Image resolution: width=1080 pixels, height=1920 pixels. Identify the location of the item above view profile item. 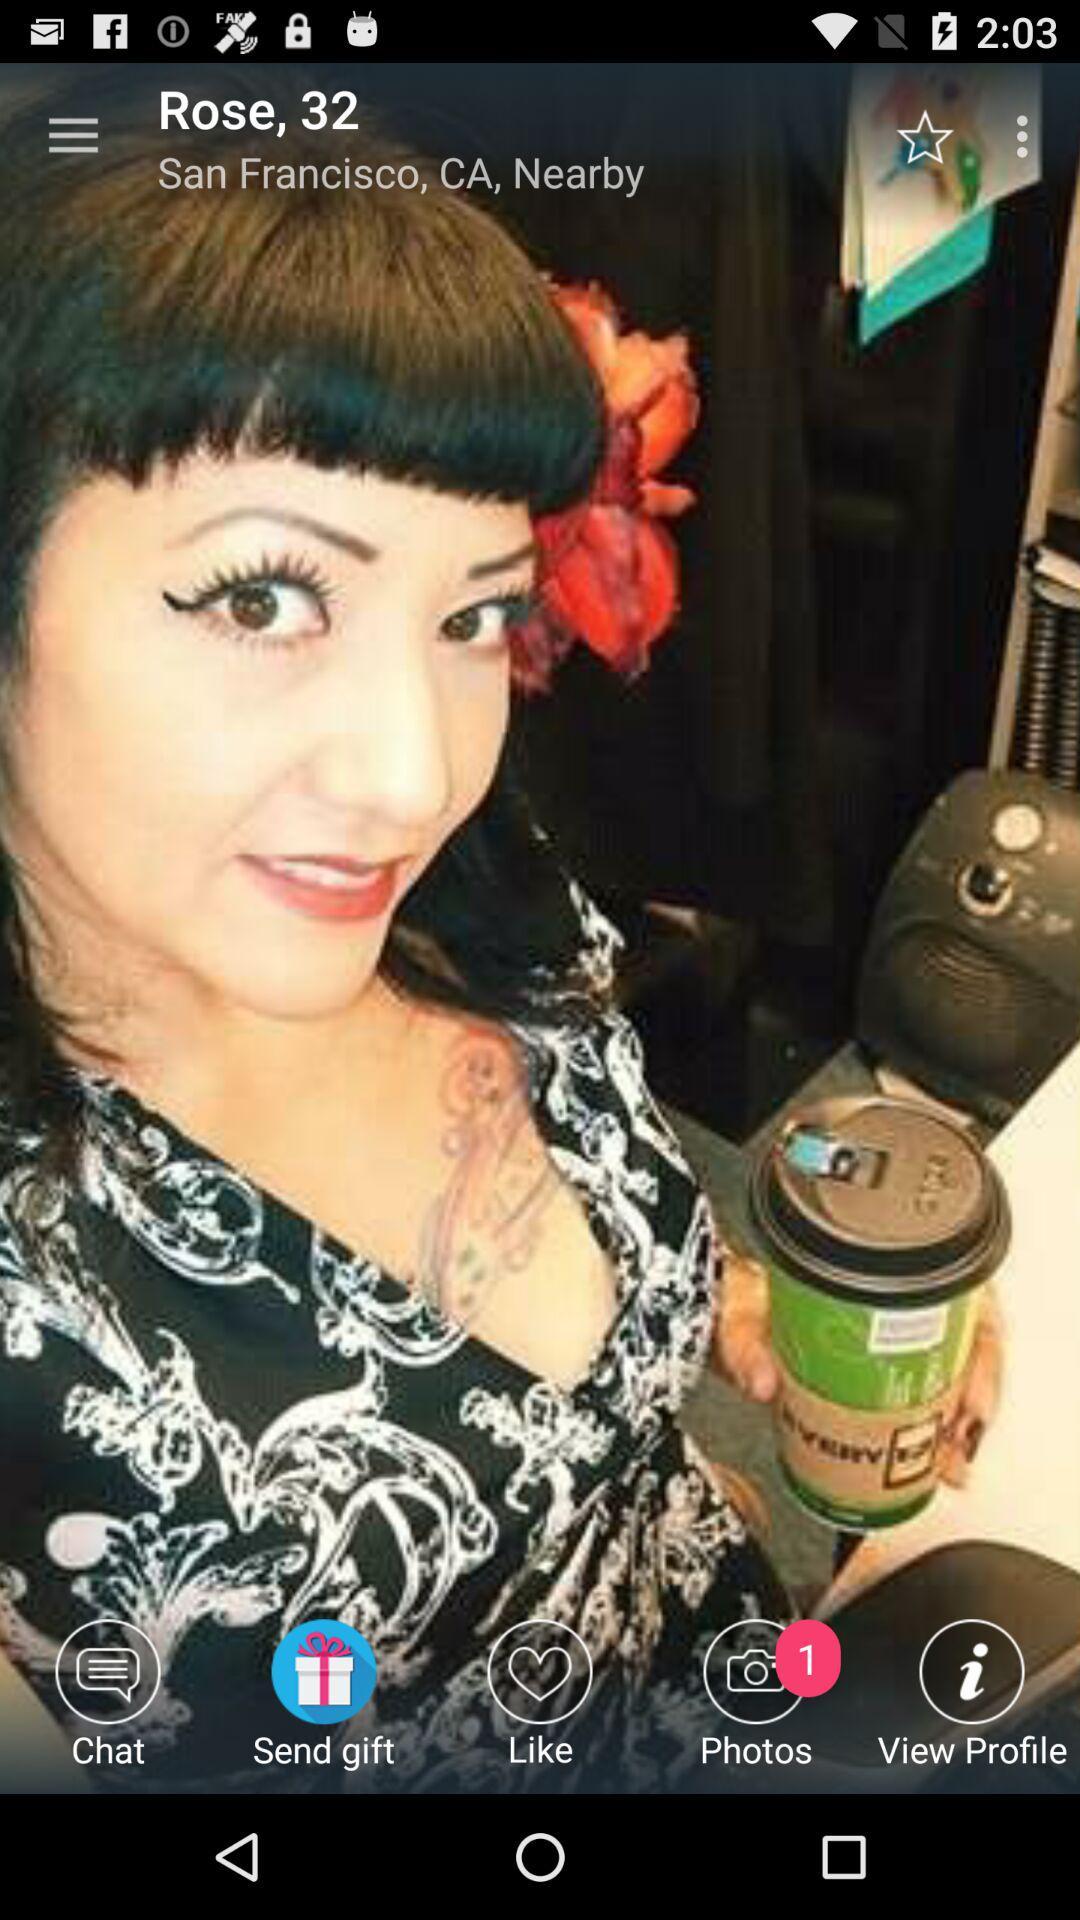
(1027, 135).